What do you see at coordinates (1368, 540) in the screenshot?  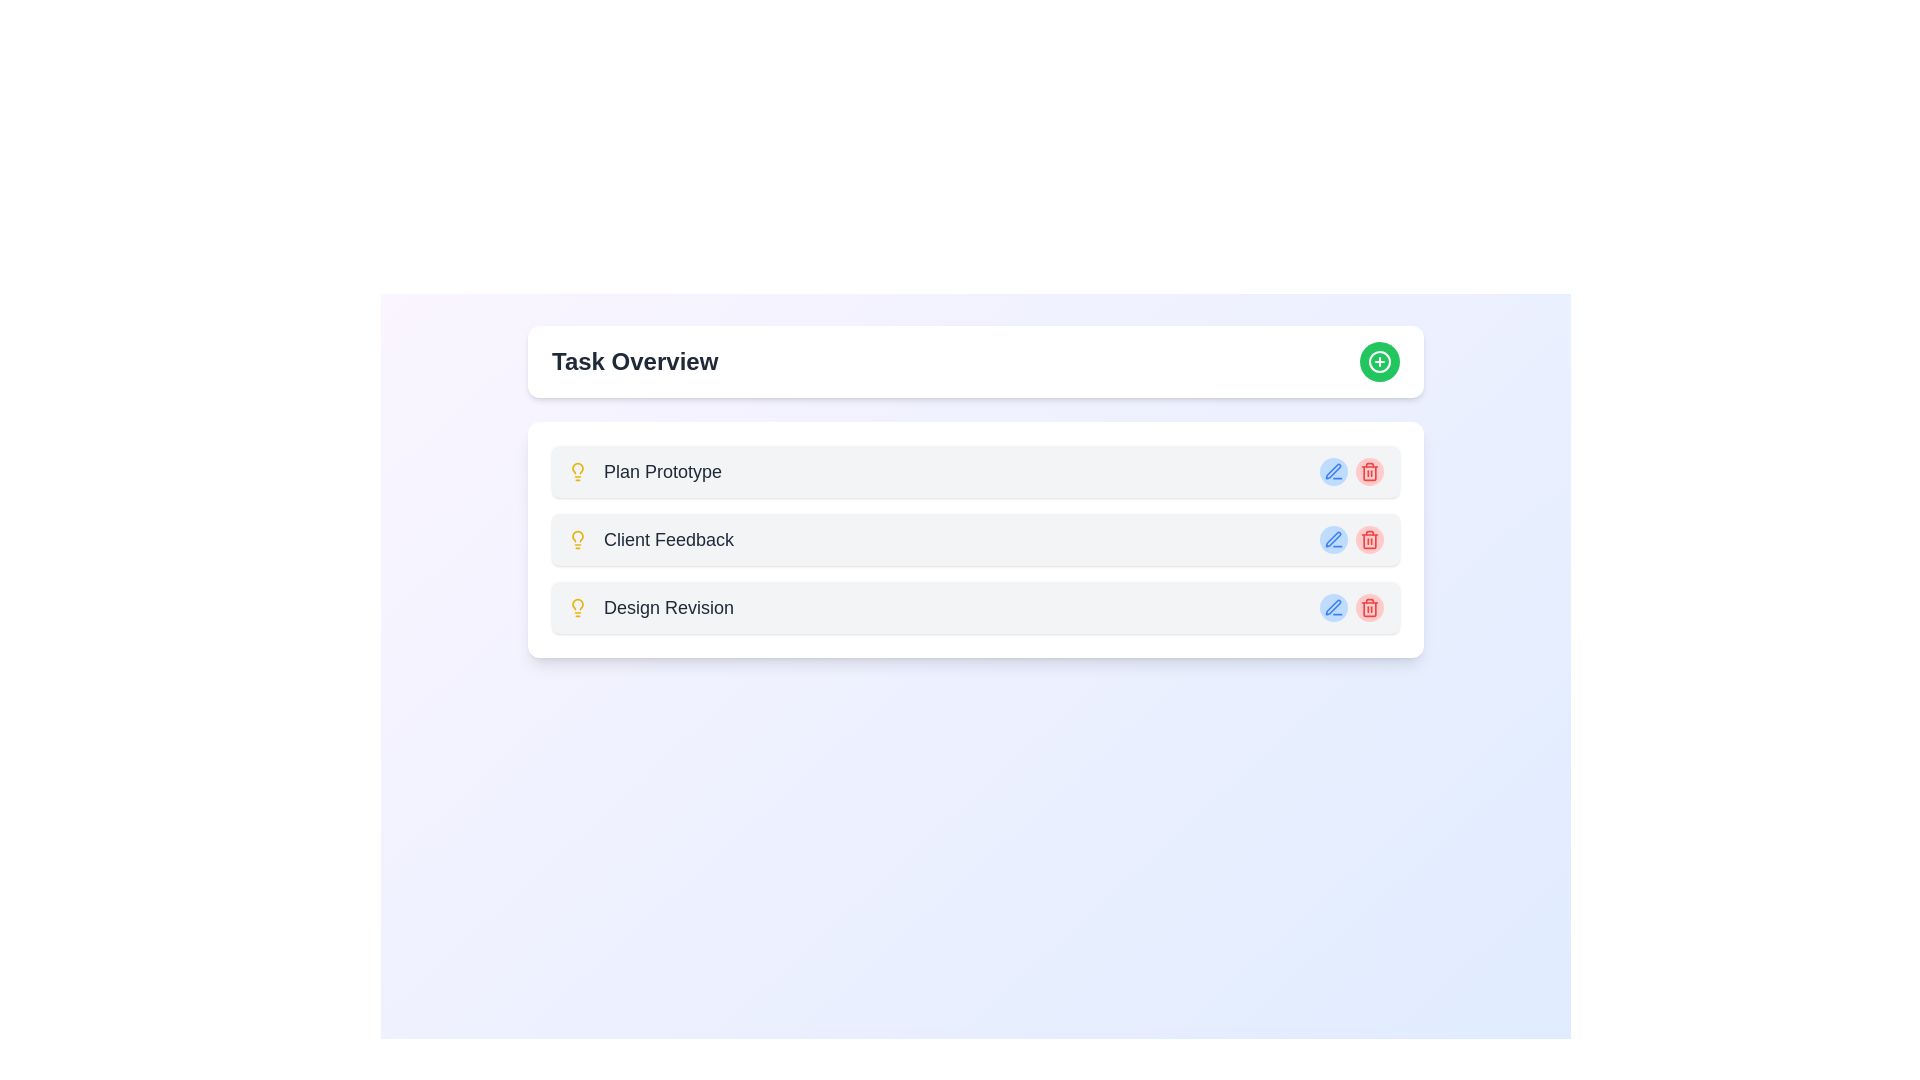 I see `the trash can icon, which is a red-colored rounded button symbolizing deletion, located to the right side of the 'Client Feedback' task item` at bounding box center [1368, 540].